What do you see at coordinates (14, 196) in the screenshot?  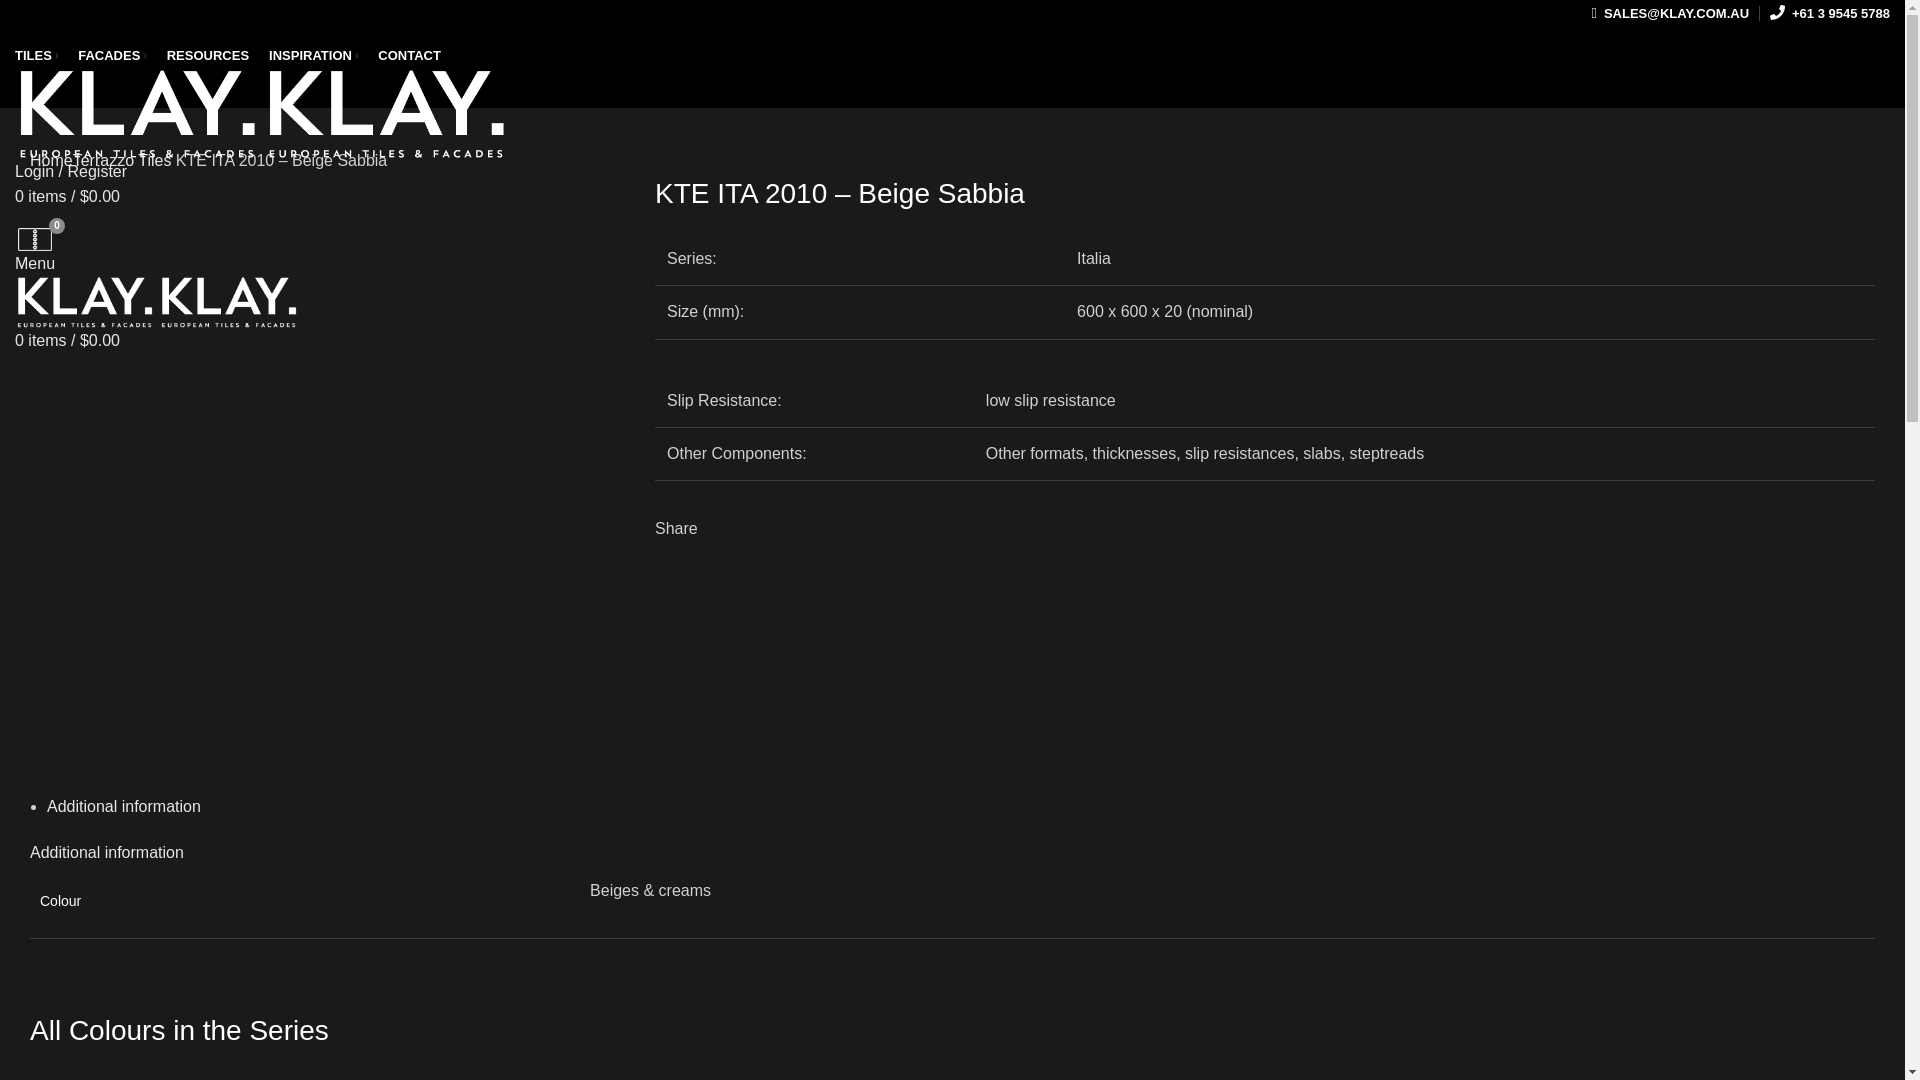 I see `'0 items / $0.00'` at bounding box center [14, 196].